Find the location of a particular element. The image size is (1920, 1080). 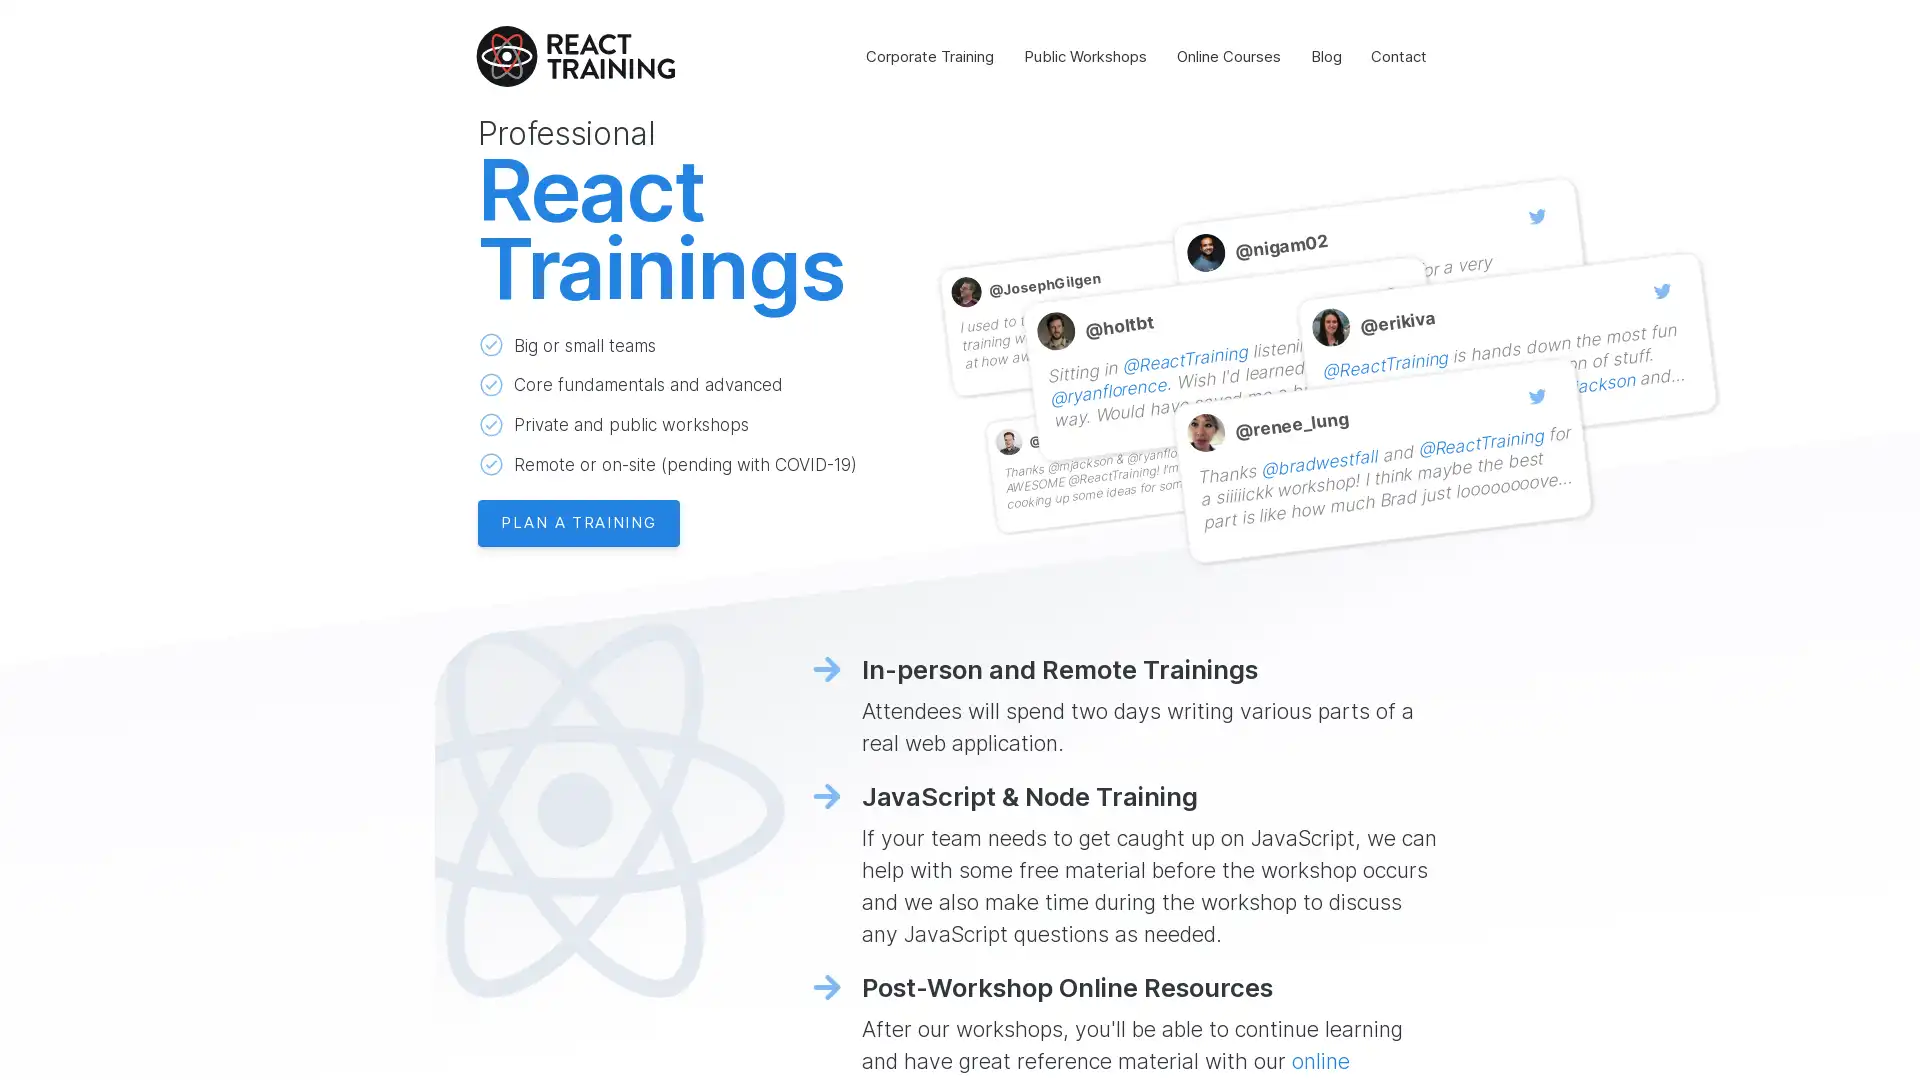

Twitter Avatar for erikiva @erikiva @ReactTrainingishandsdownthemostfunIvehadwhilstlearningashittonofstuff.Thankyou@ryanflorence, @mjacksonand@WayfairTechfororganizing.Lovedhowmuchcoolstuffthematerialcovers is located at coordinates (1506, 345).